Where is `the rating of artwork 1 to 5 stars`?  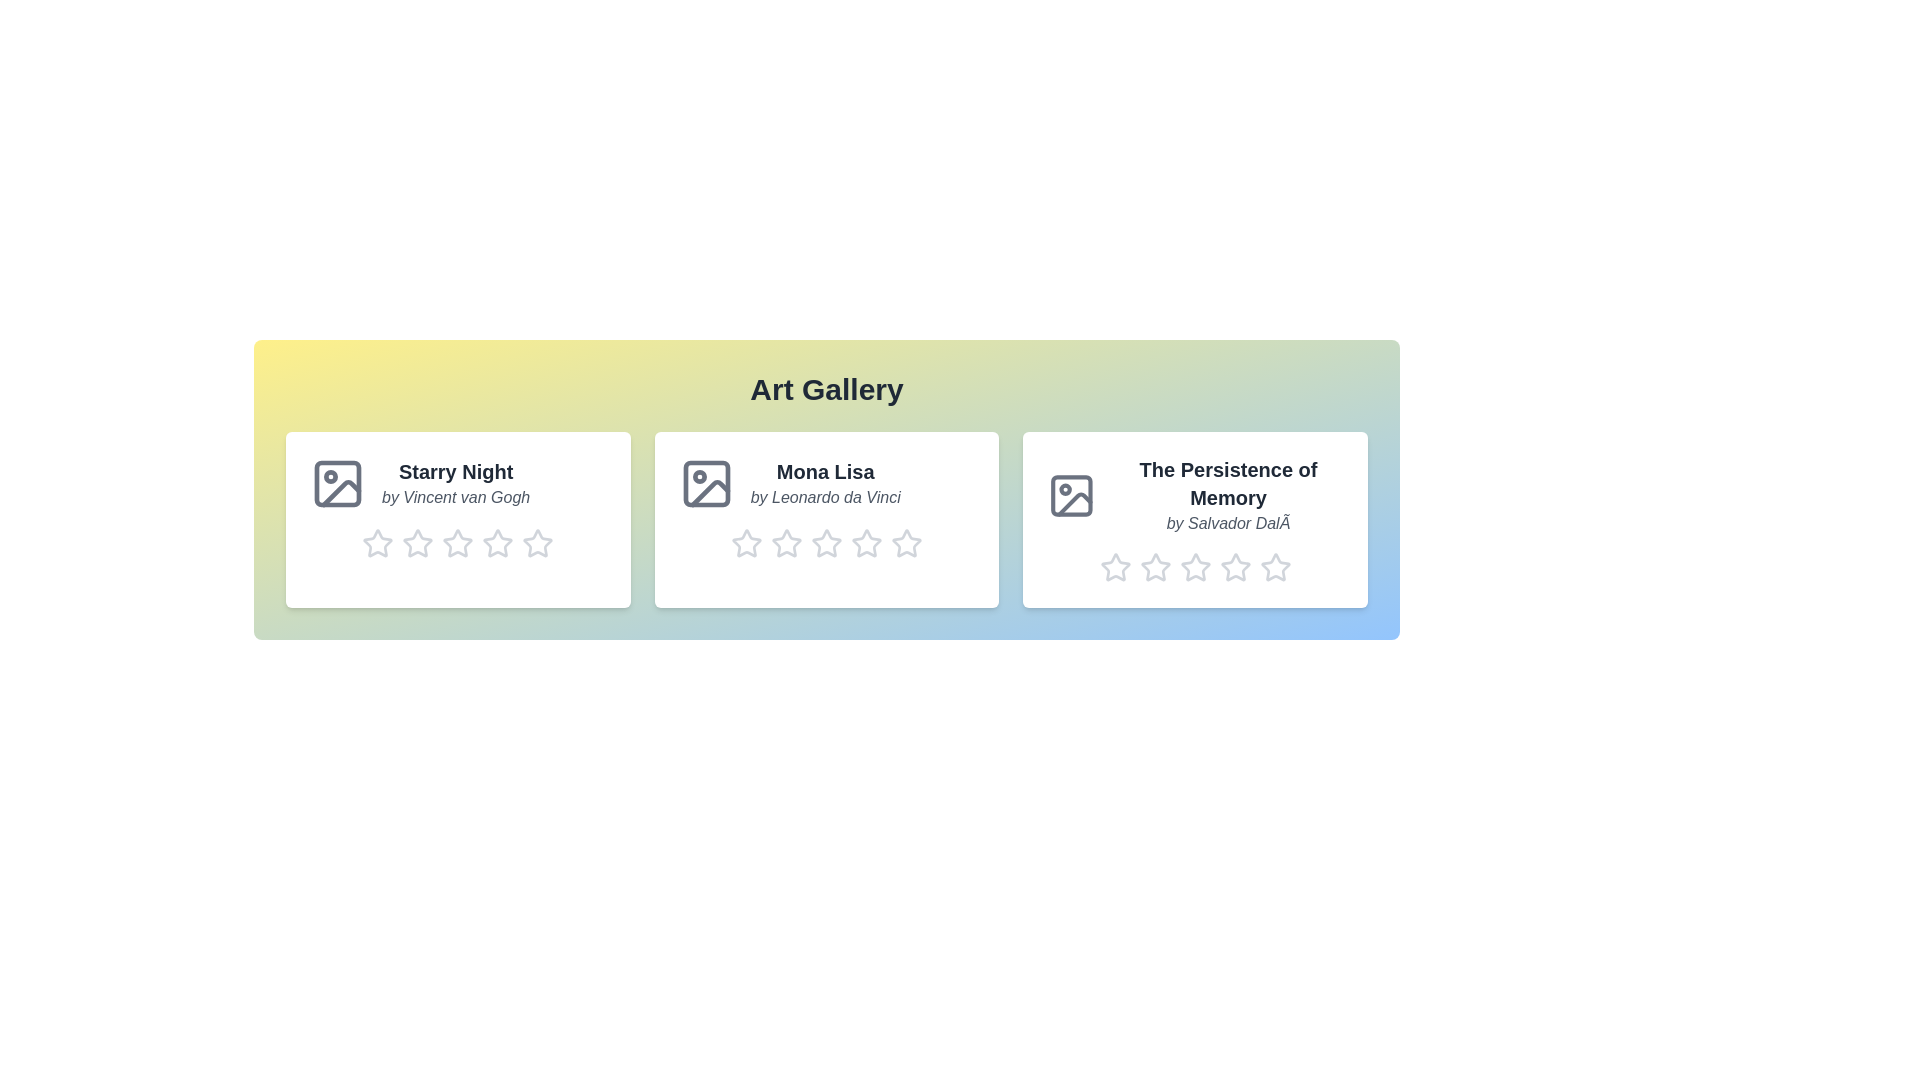
the rating of artwork 1 to 5 stars is located at coordinates (522, 543).